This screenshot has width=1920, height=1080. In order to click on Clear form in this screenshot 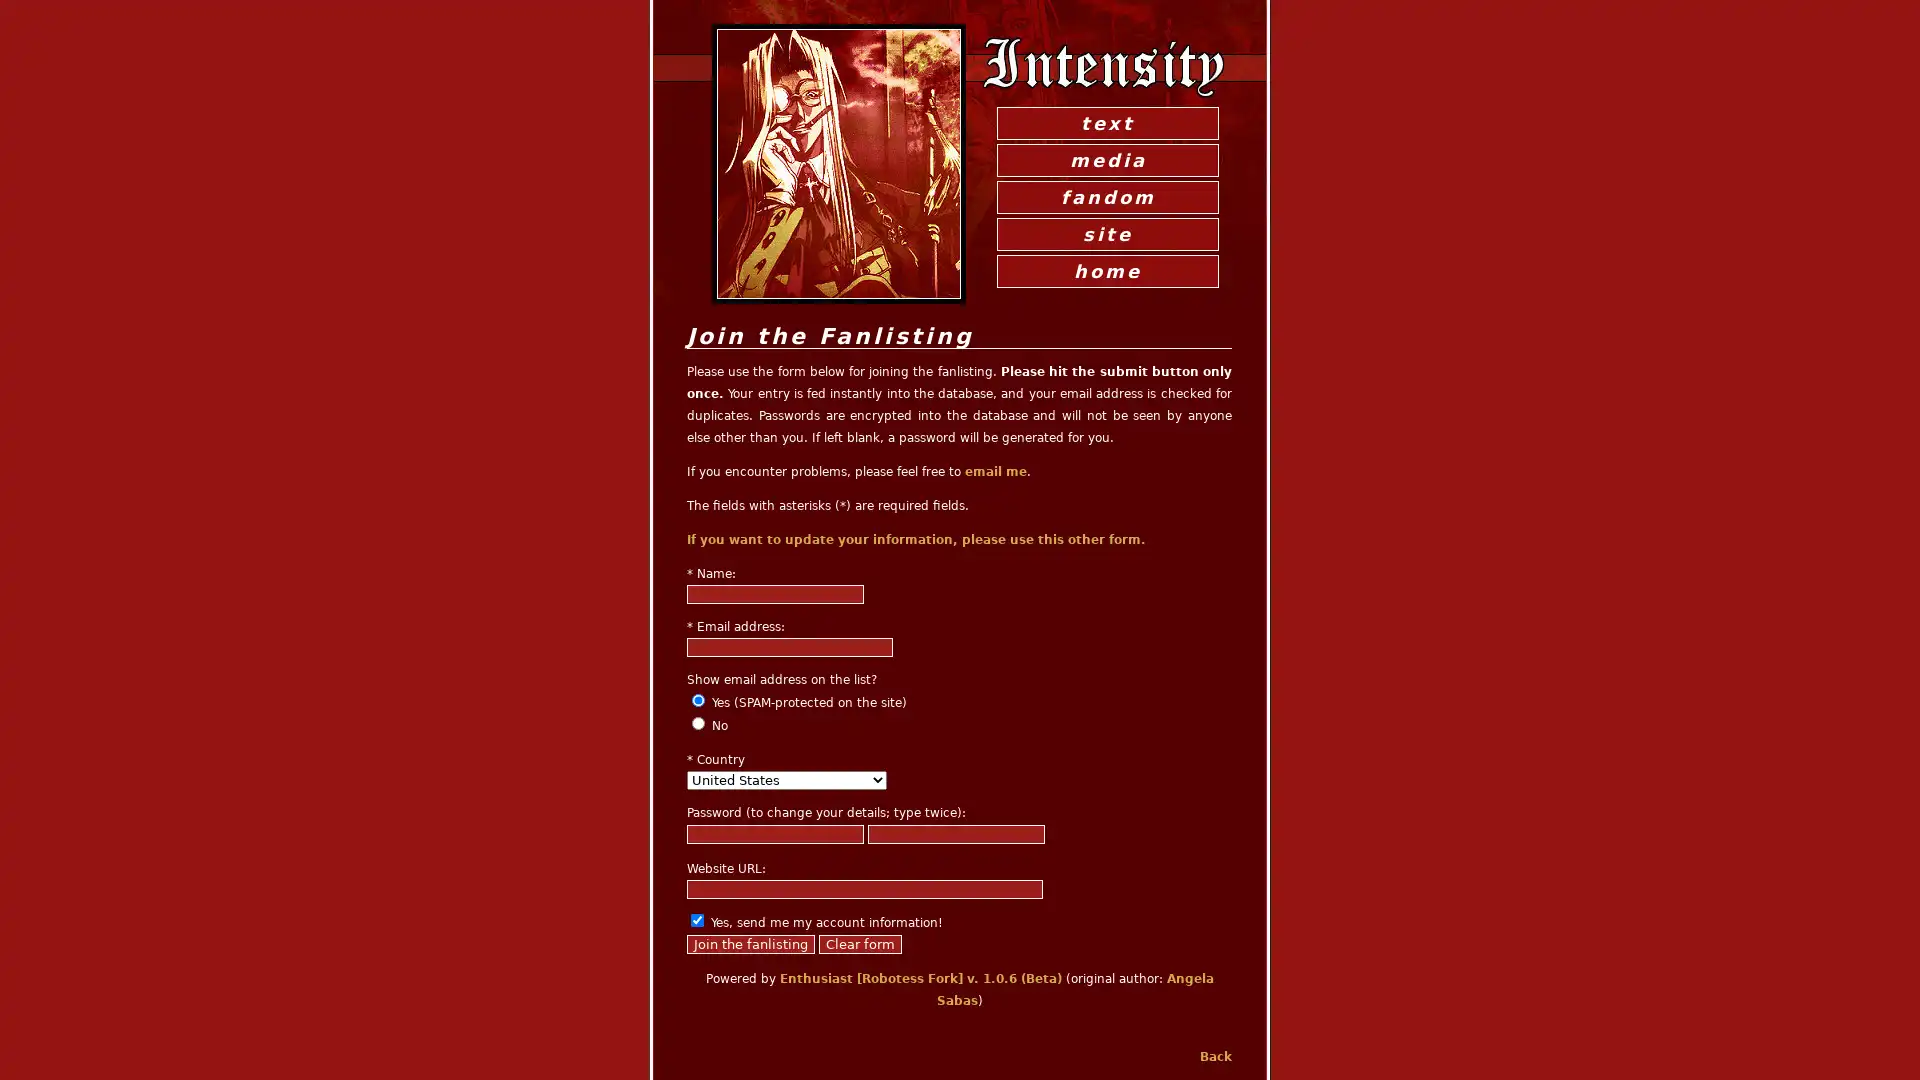, I will do `click(860, 944)`.